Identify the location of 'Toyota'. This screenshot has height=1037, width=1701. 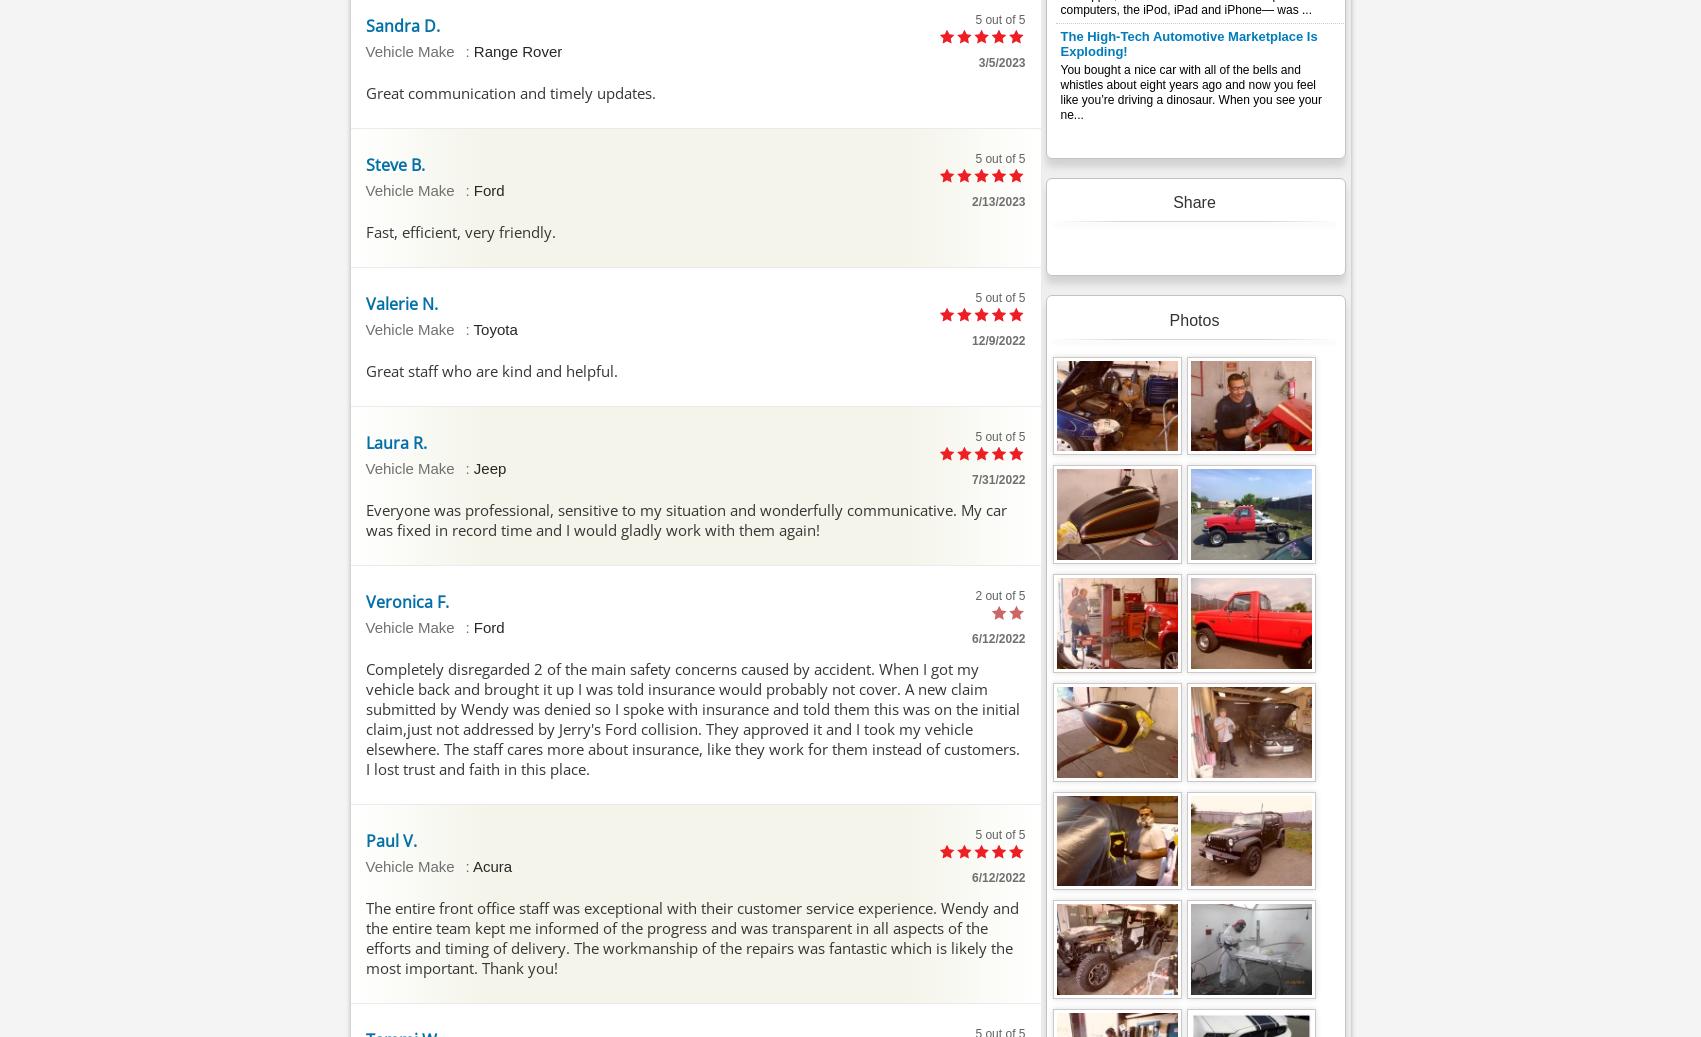
(494, 327).